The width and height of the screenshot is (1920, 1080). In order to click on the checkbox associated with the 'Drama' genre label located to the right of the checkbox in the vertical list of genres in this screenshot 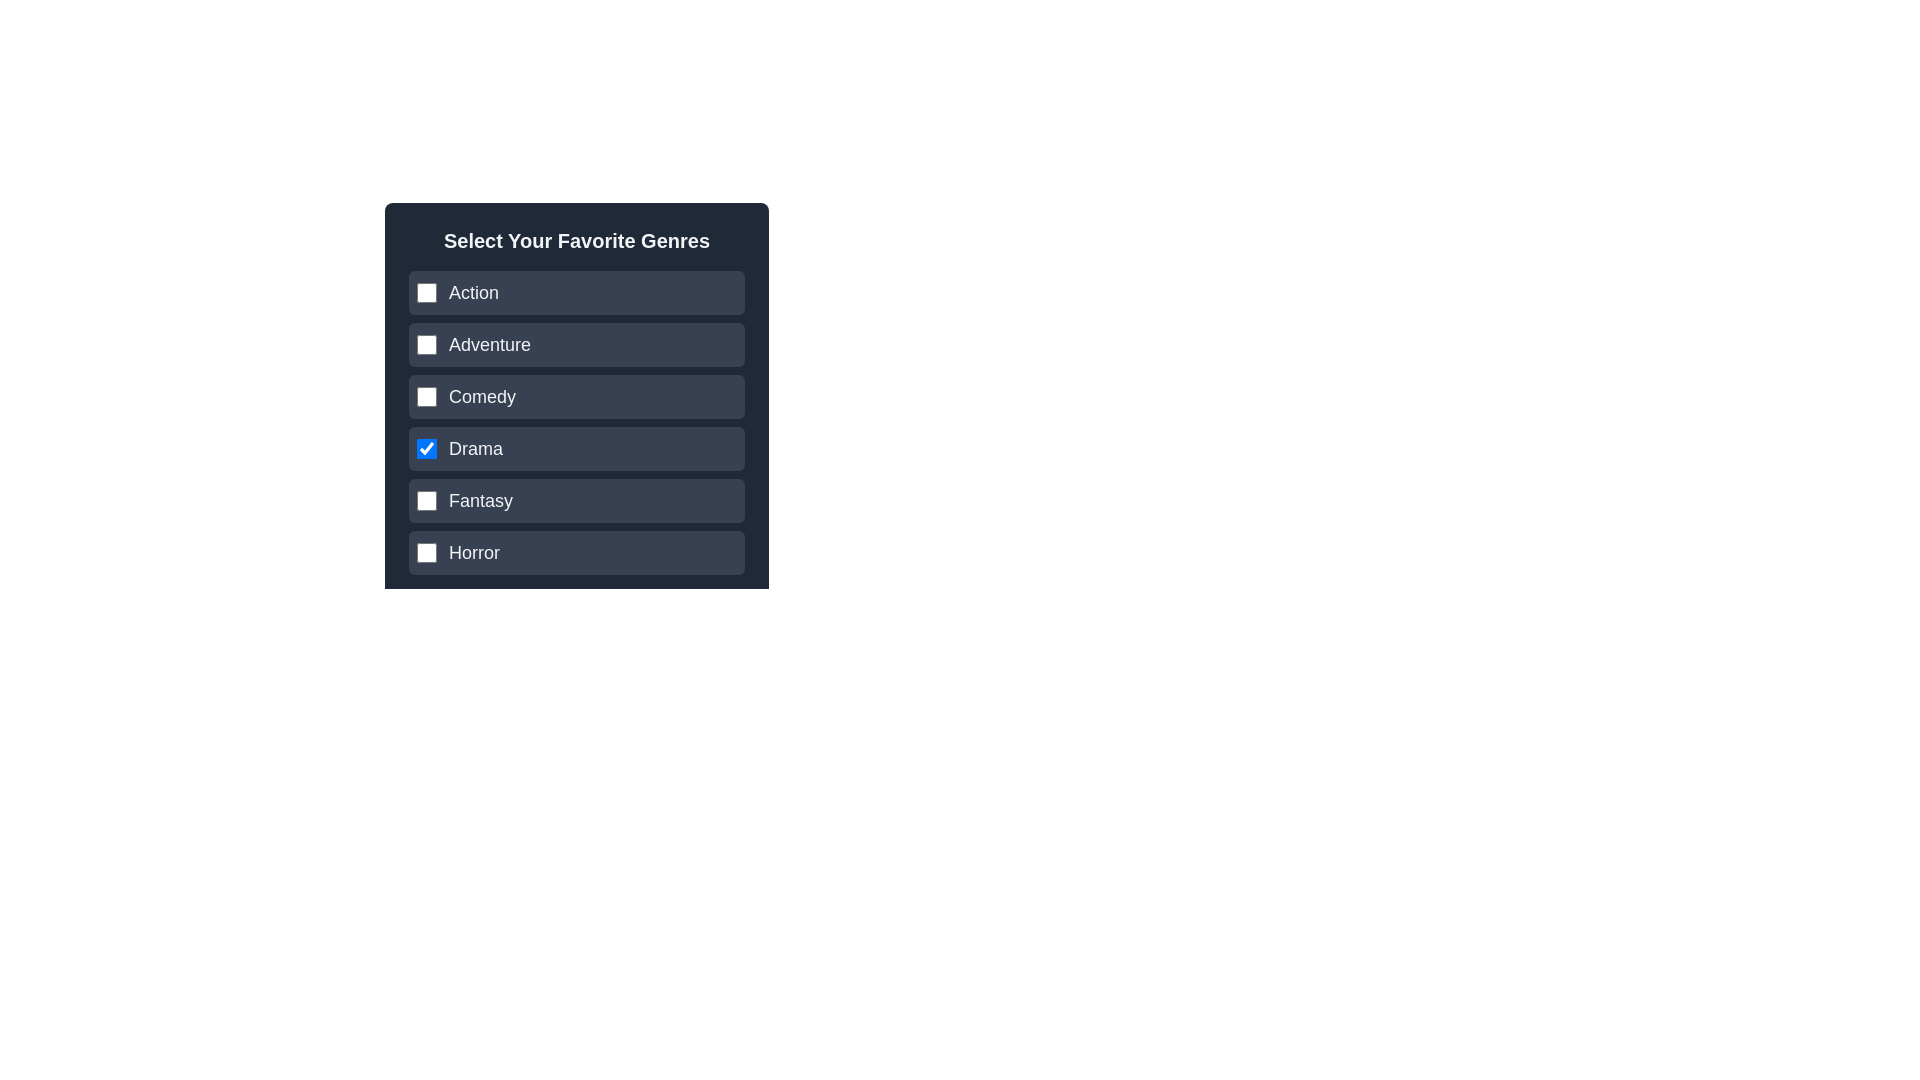, I will do `click(474, 447)`.